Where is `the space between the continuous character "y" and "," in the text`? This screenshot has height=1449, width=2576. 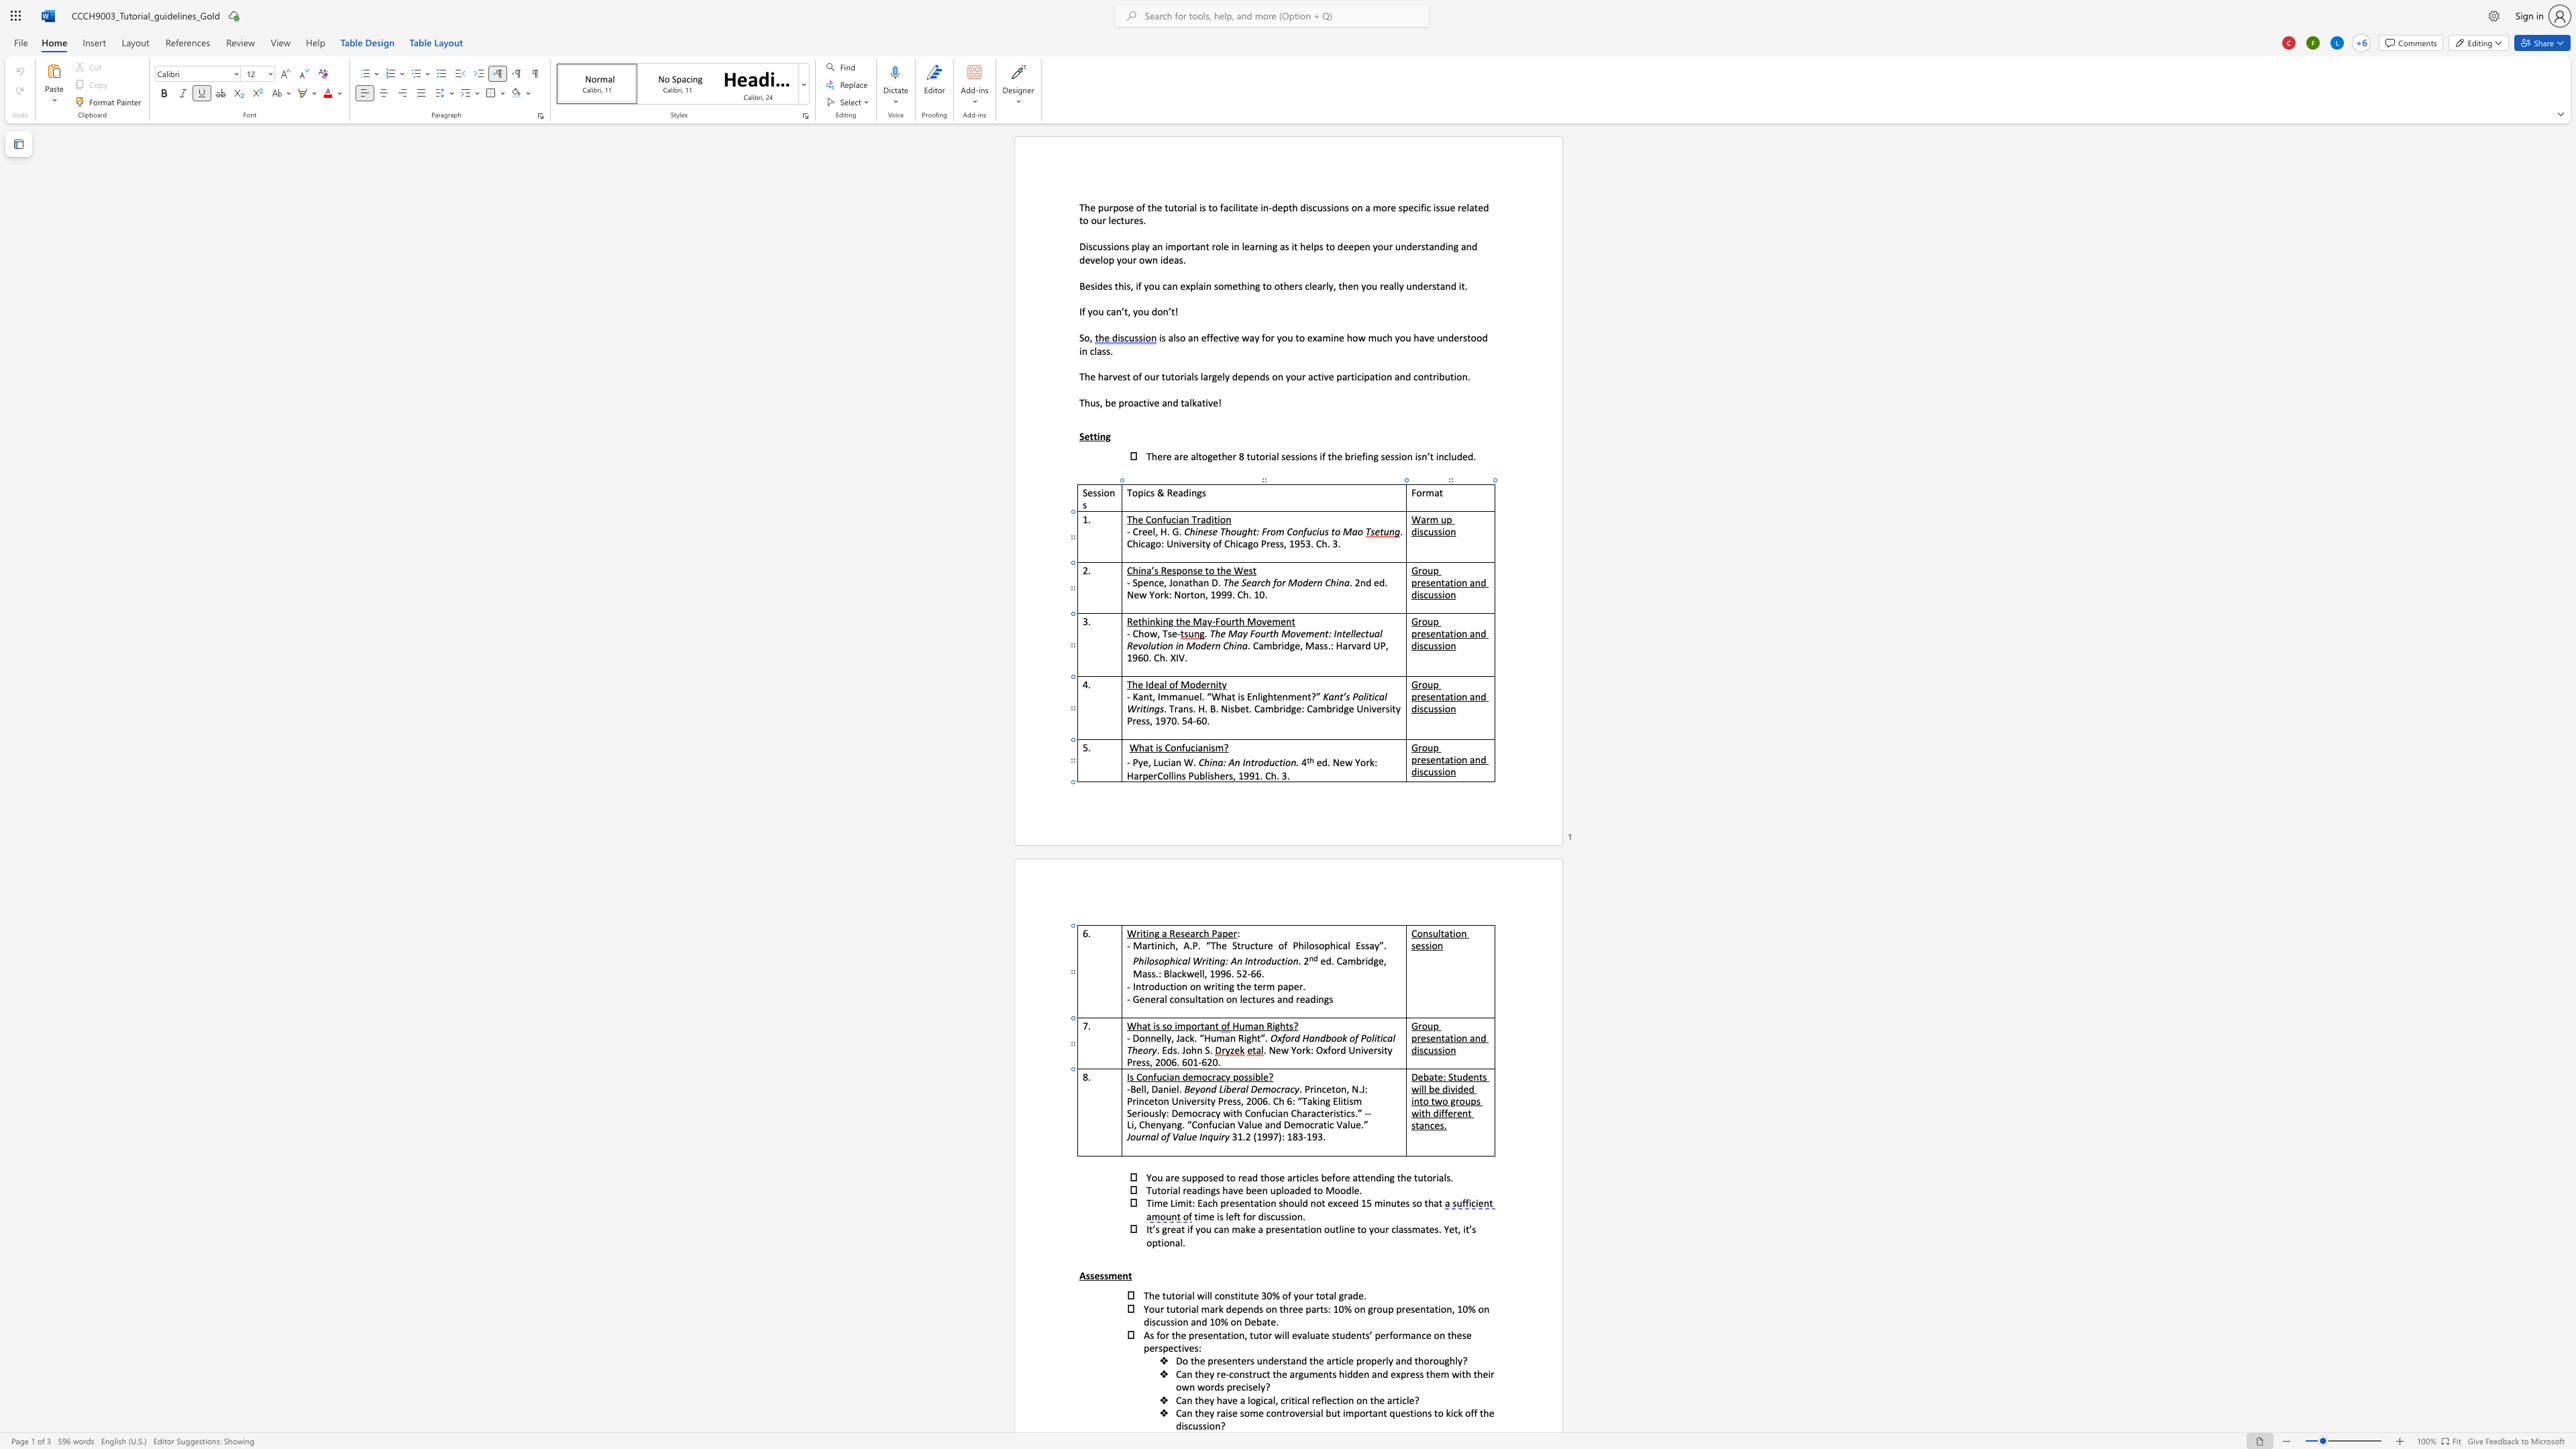 the space between the continuous character "y" and "," in the text is located at coordinates (1169, 1038).